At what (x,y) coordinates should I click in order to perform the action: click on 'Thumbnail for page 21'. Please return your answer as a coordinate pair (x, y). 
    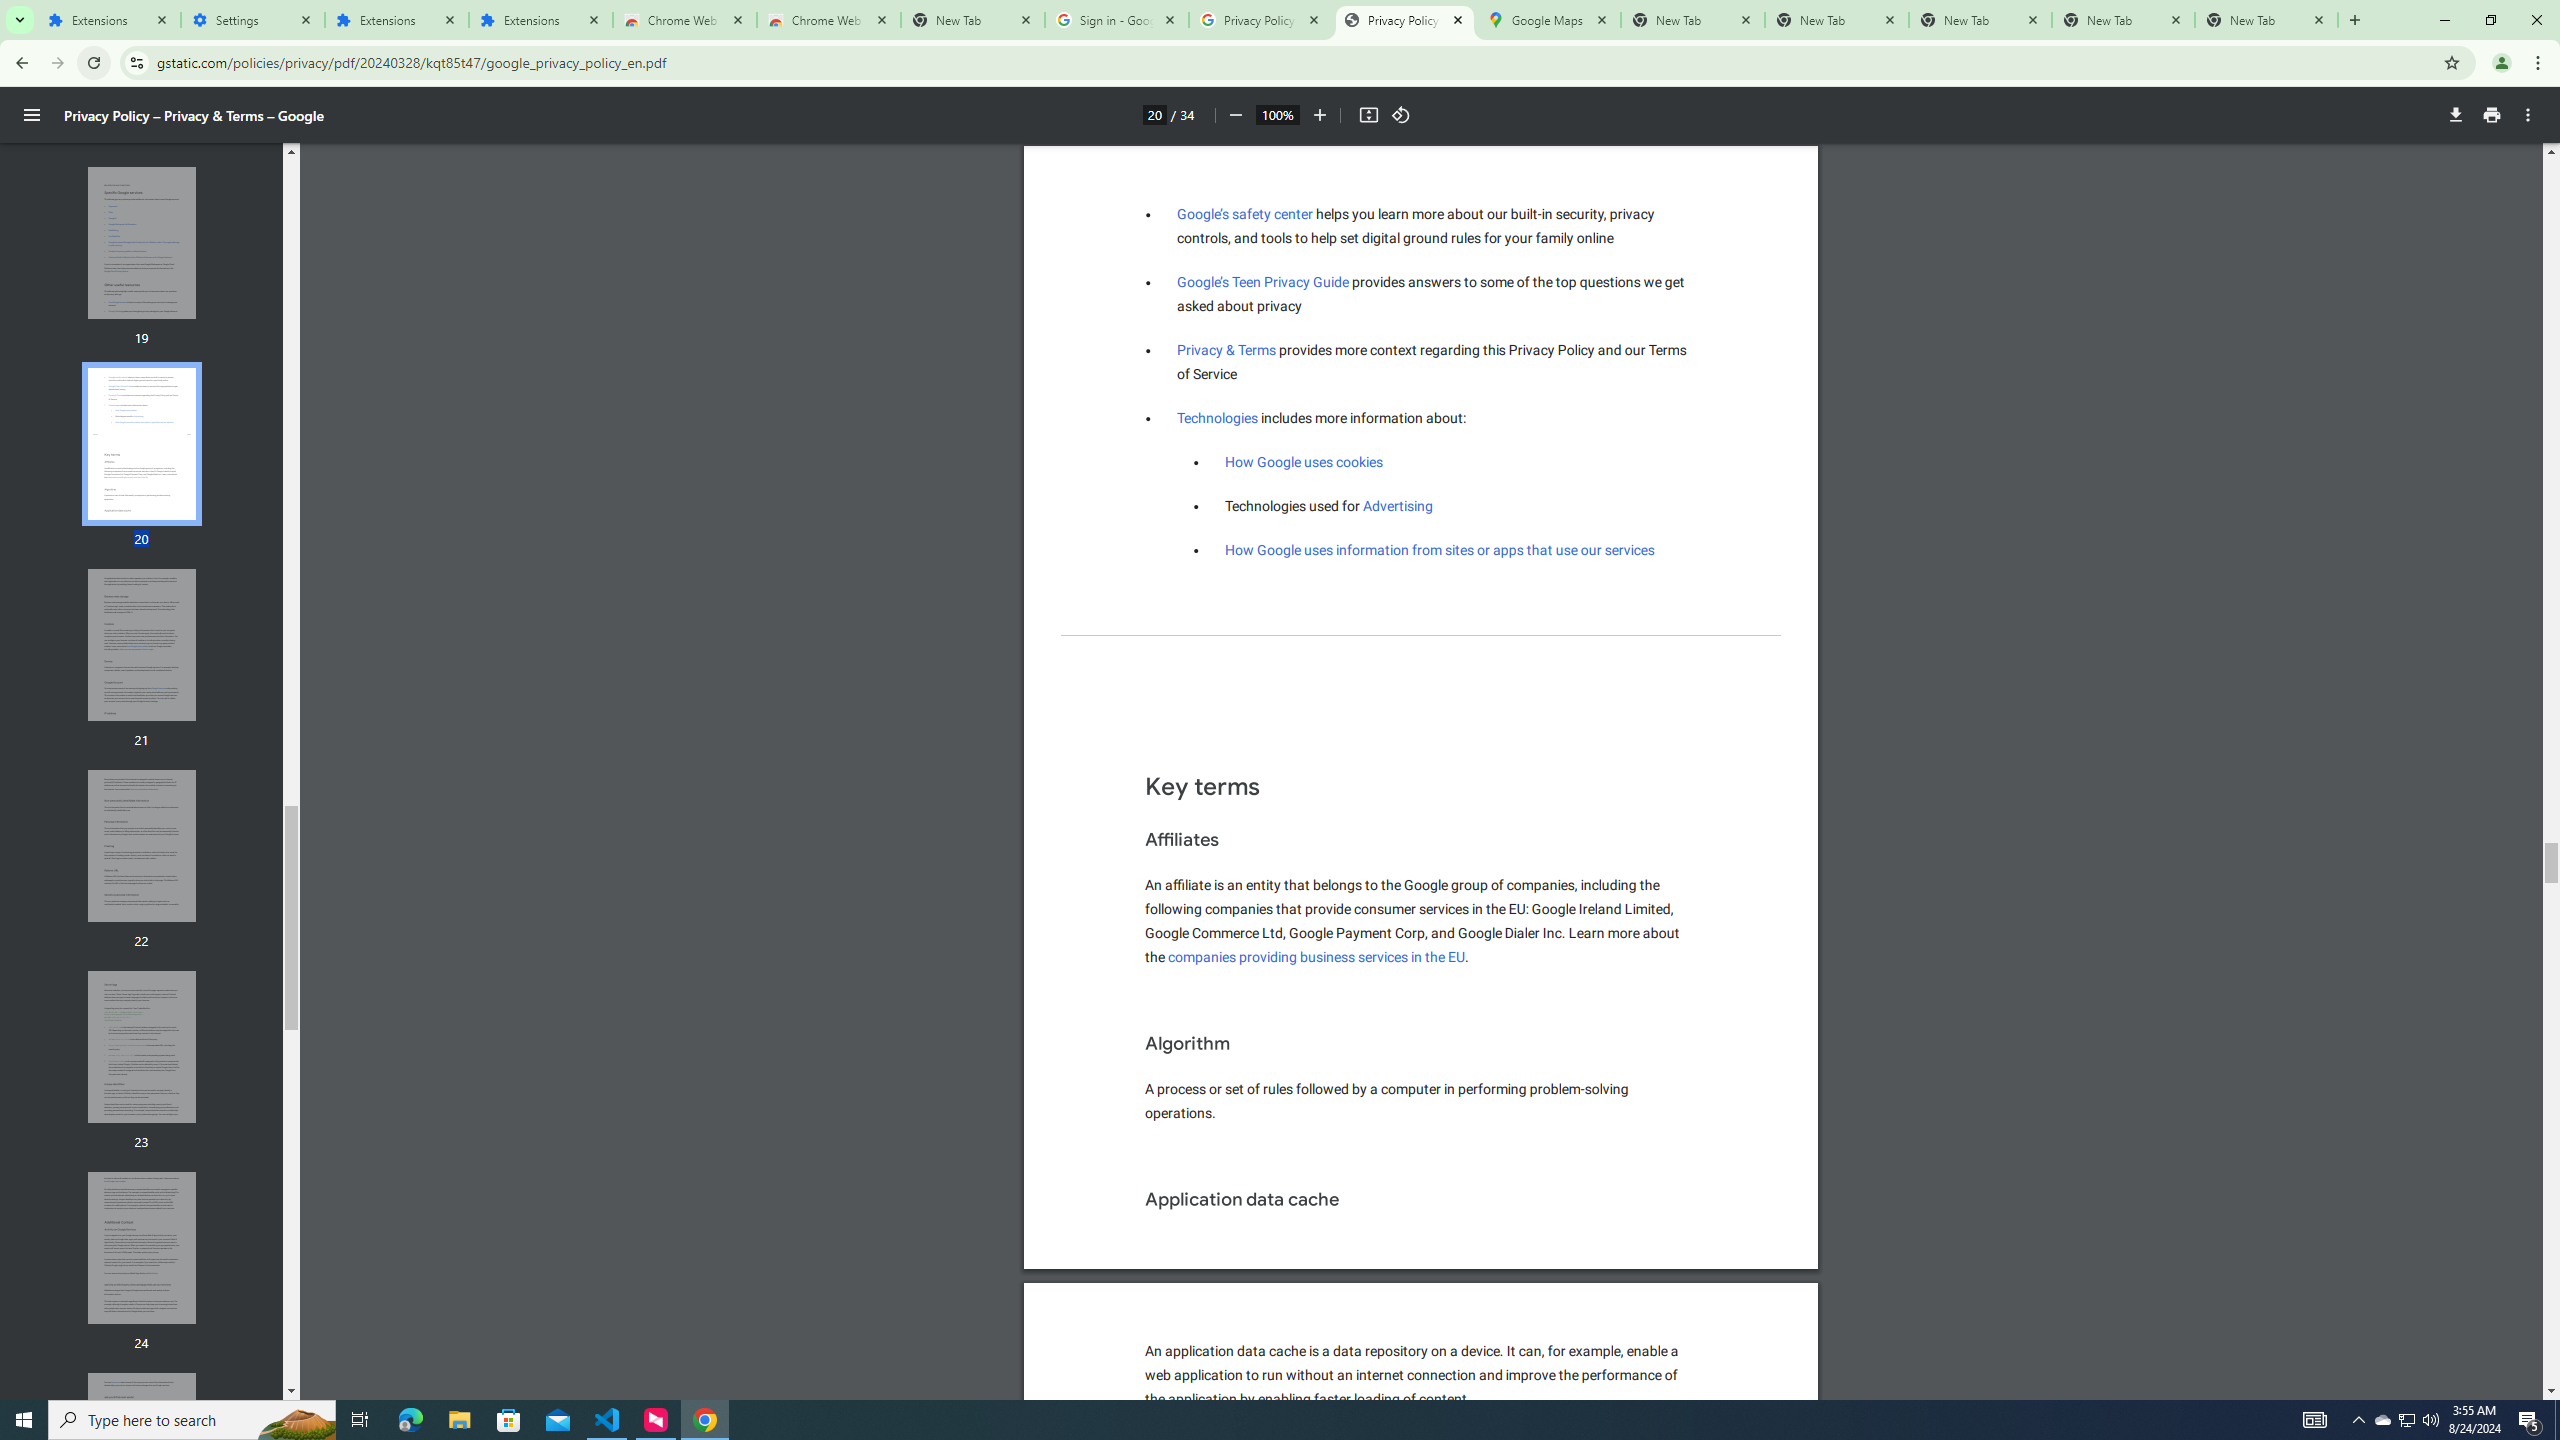
    Looking at the image, I should click on (142, 644).